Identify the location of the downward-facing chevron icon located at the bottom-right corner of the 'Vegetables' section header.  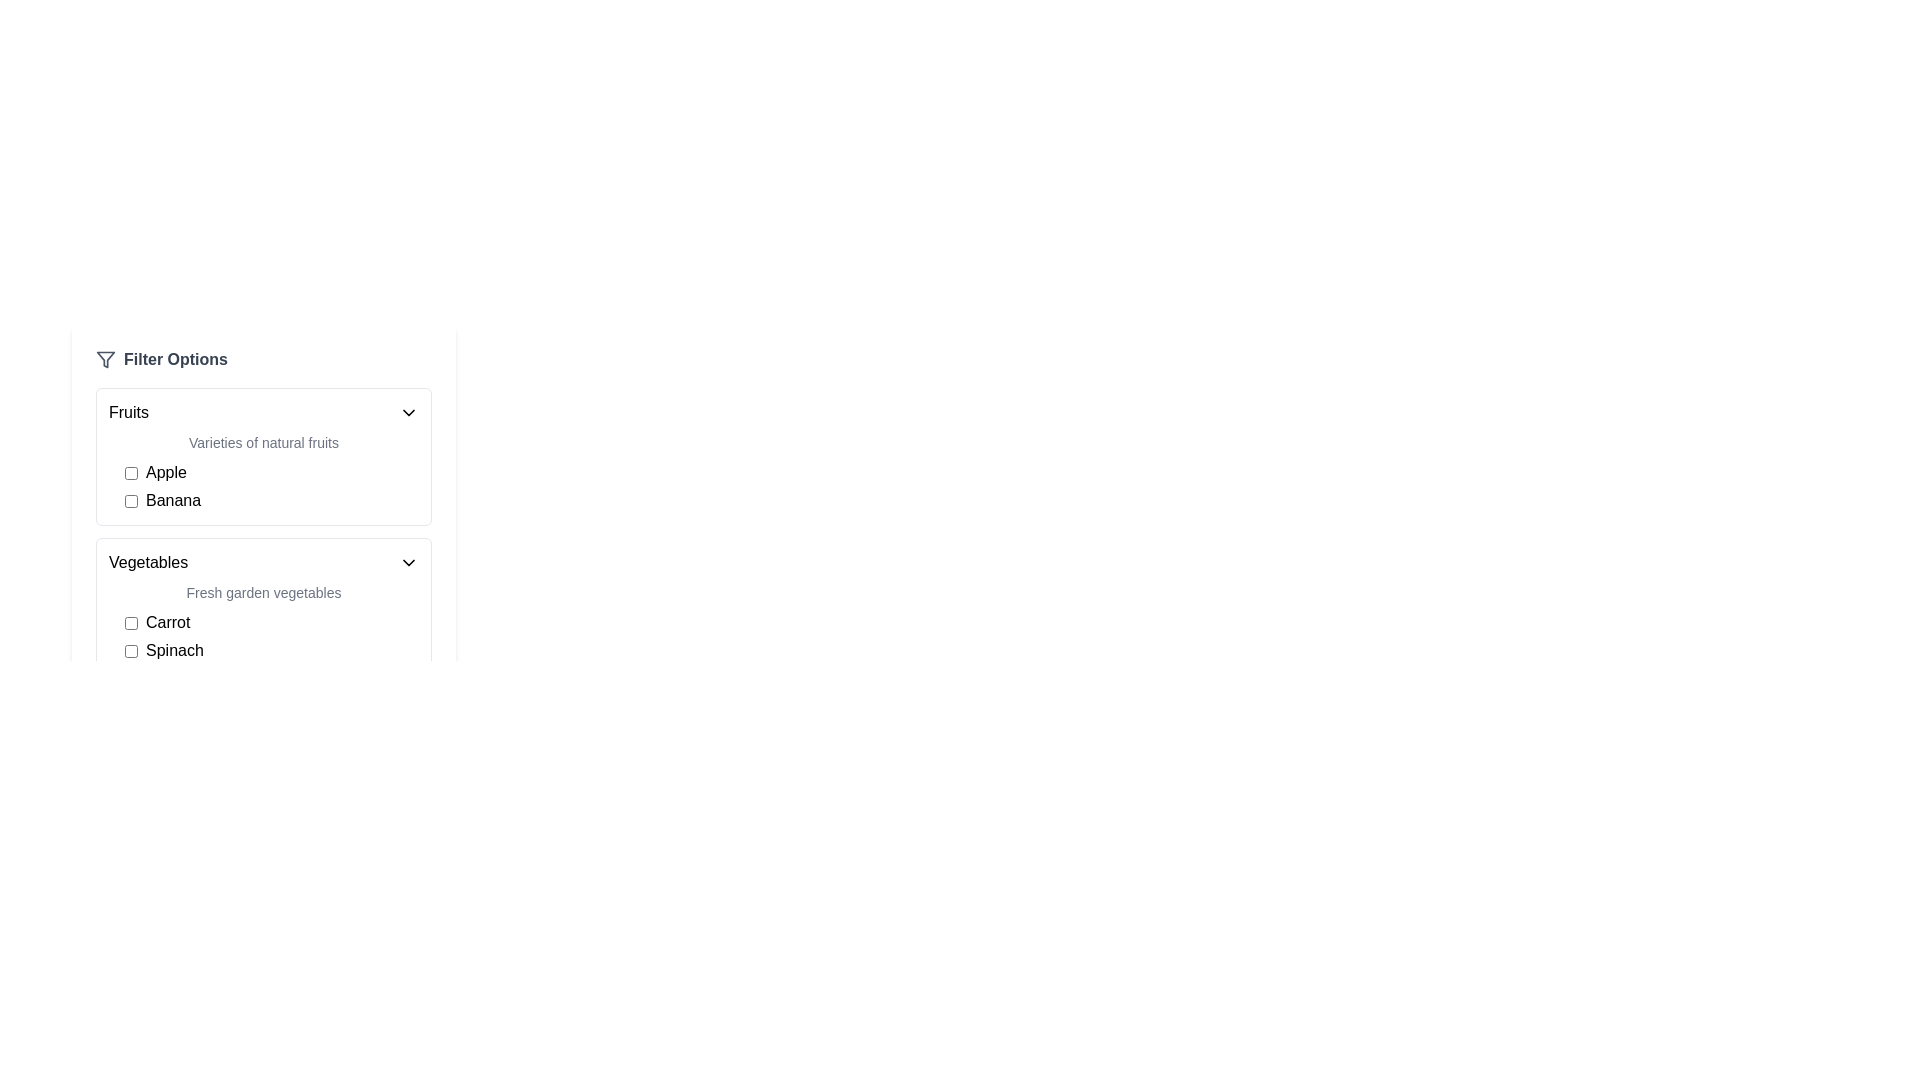
(407, 563).